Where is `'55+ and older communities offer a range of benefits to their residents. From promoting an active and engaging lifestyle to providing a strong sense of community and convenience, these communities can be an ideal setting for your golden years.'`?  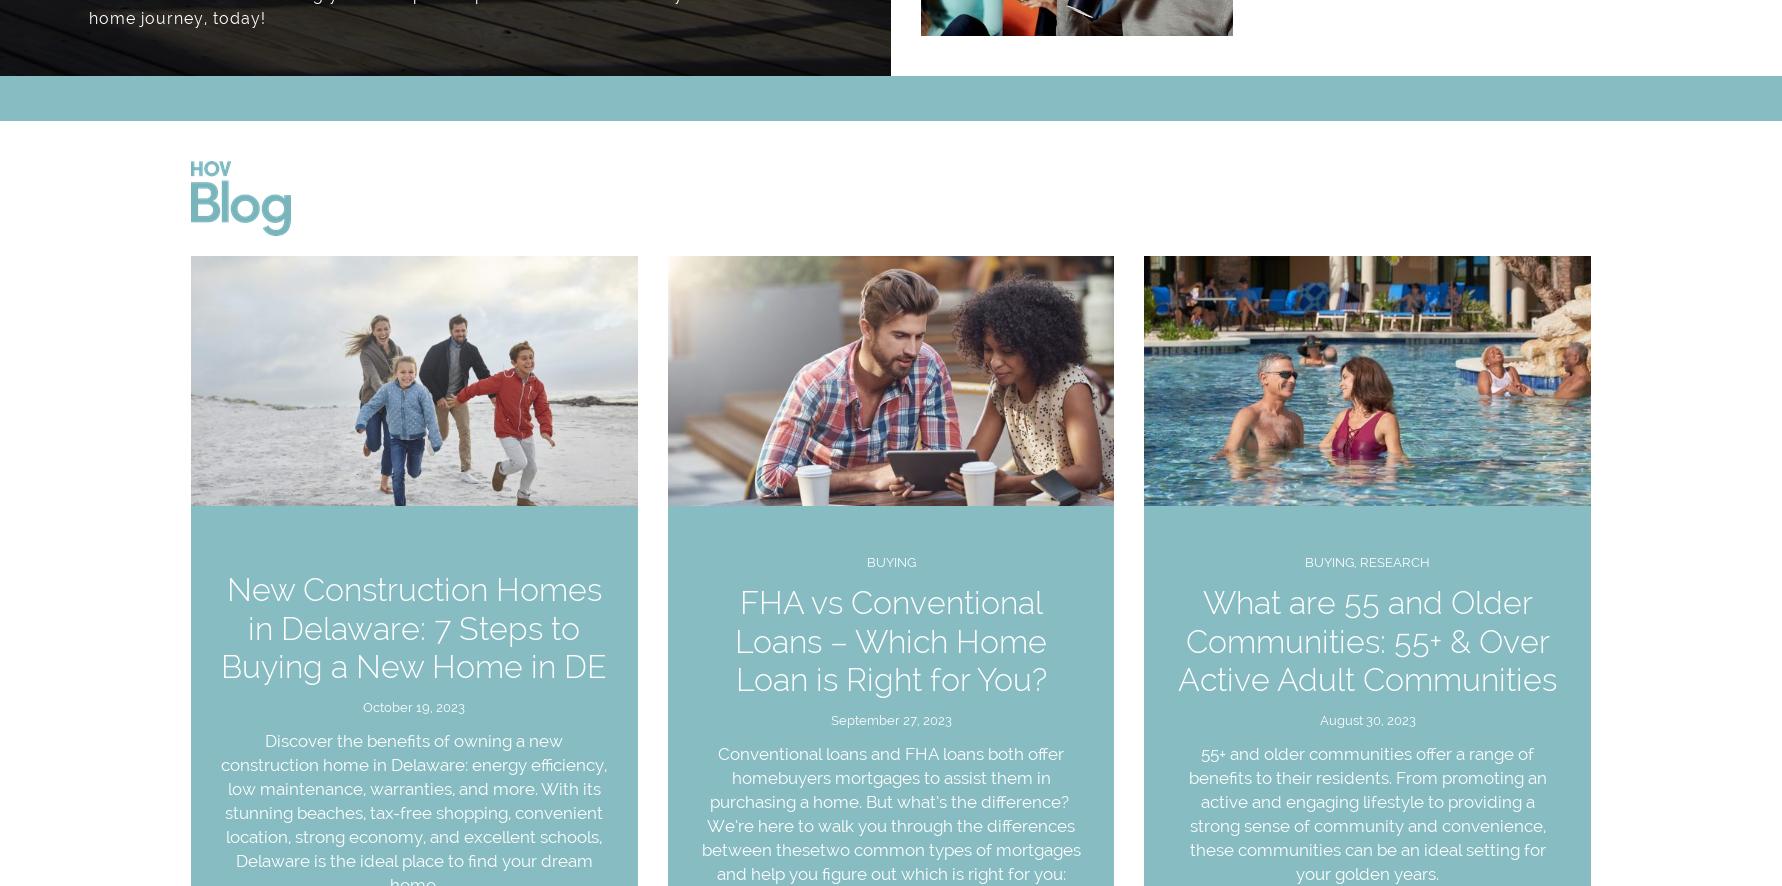
'55+ and older communities offer a range of benefits to their residents. From promoting an active and engaging lifestyle to providing a strong sense of community and convenience, these communities can be an ideal setting for your golden years.' is located at coordinates (1365, 813).